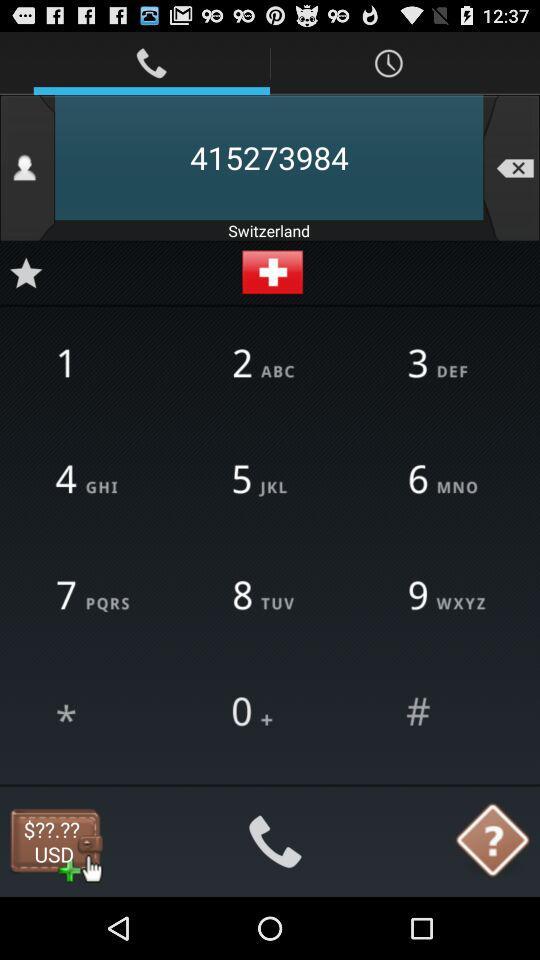 The height and width of the screenshot is (960, 540). What do you see at coordinates (270, 597) in the screenshot?
I see `the button left to the button 9 wxyz` at bounding box center [270, 597].